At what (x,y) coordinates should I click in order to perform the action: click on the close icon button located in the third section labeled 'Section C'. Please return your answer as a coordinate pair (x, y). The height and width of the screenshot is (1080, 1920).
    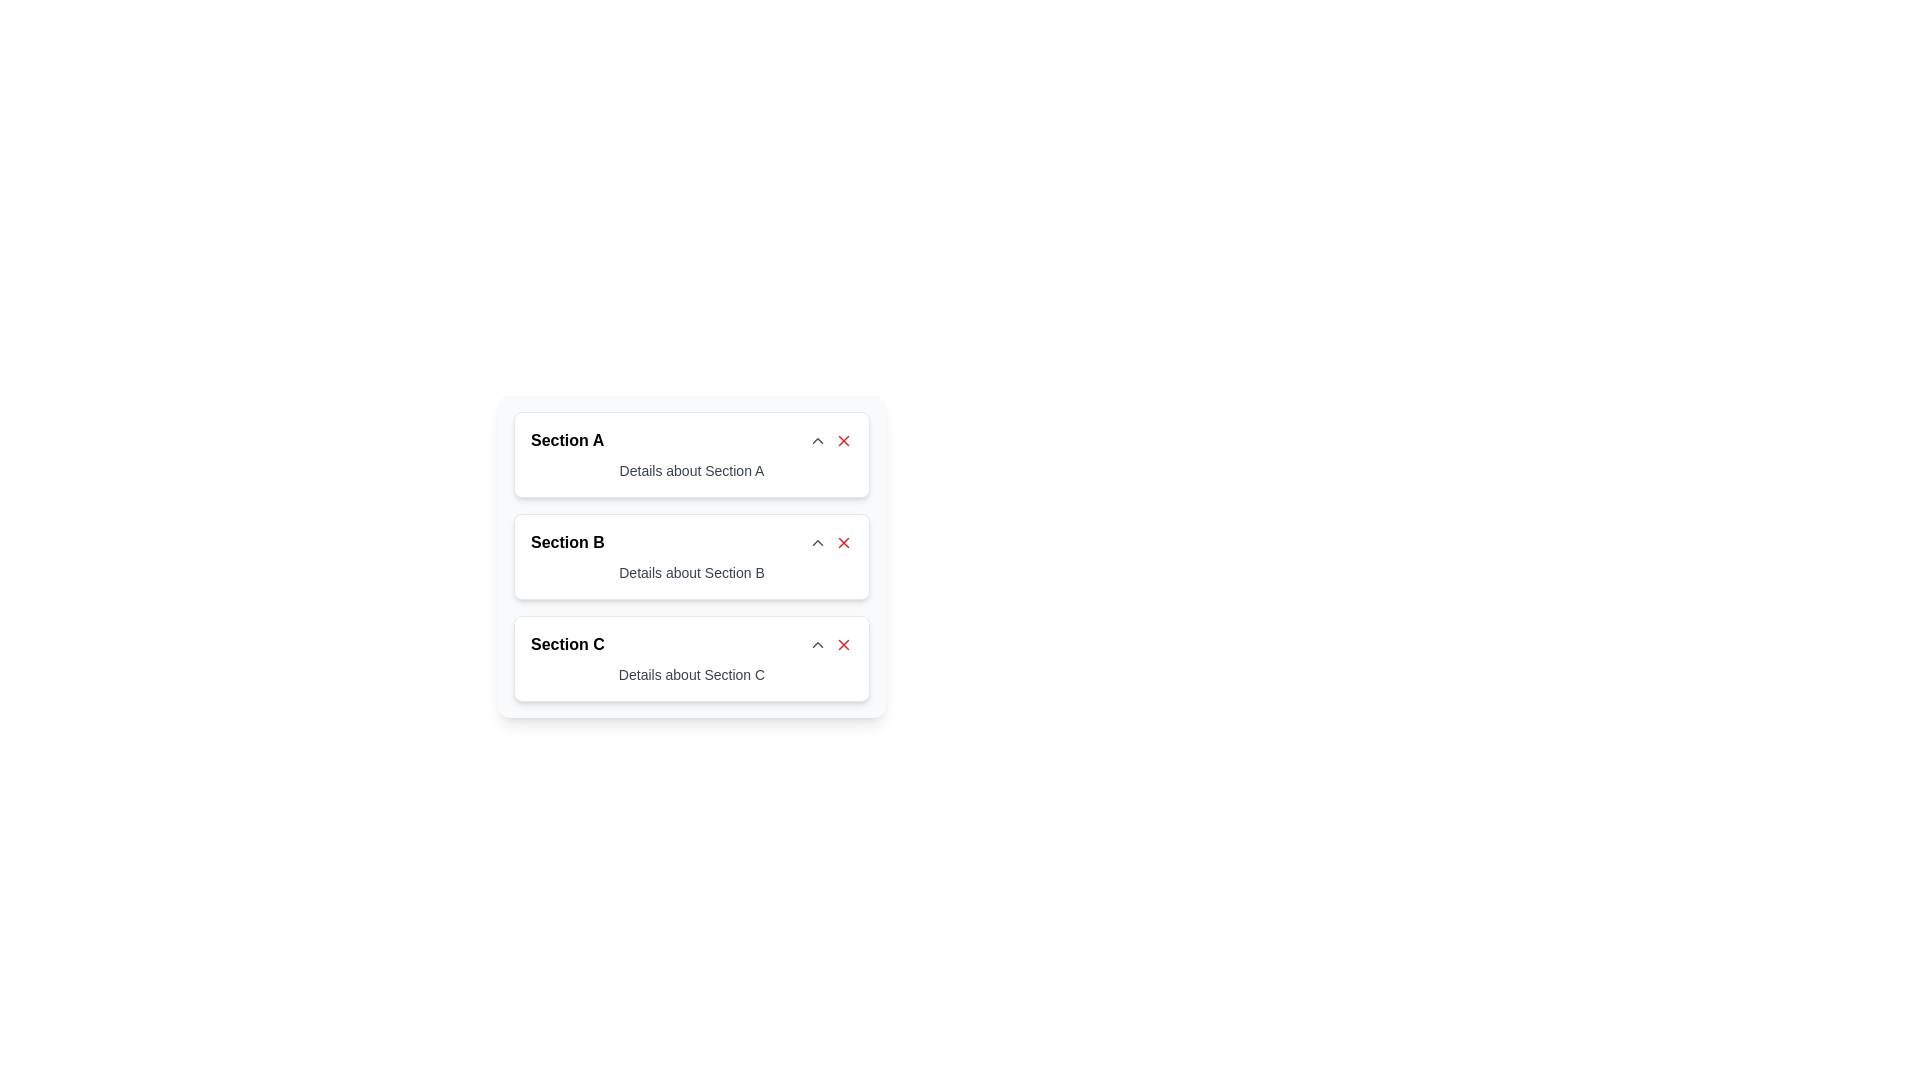
    Looking at the image, I should click on (844, 644).